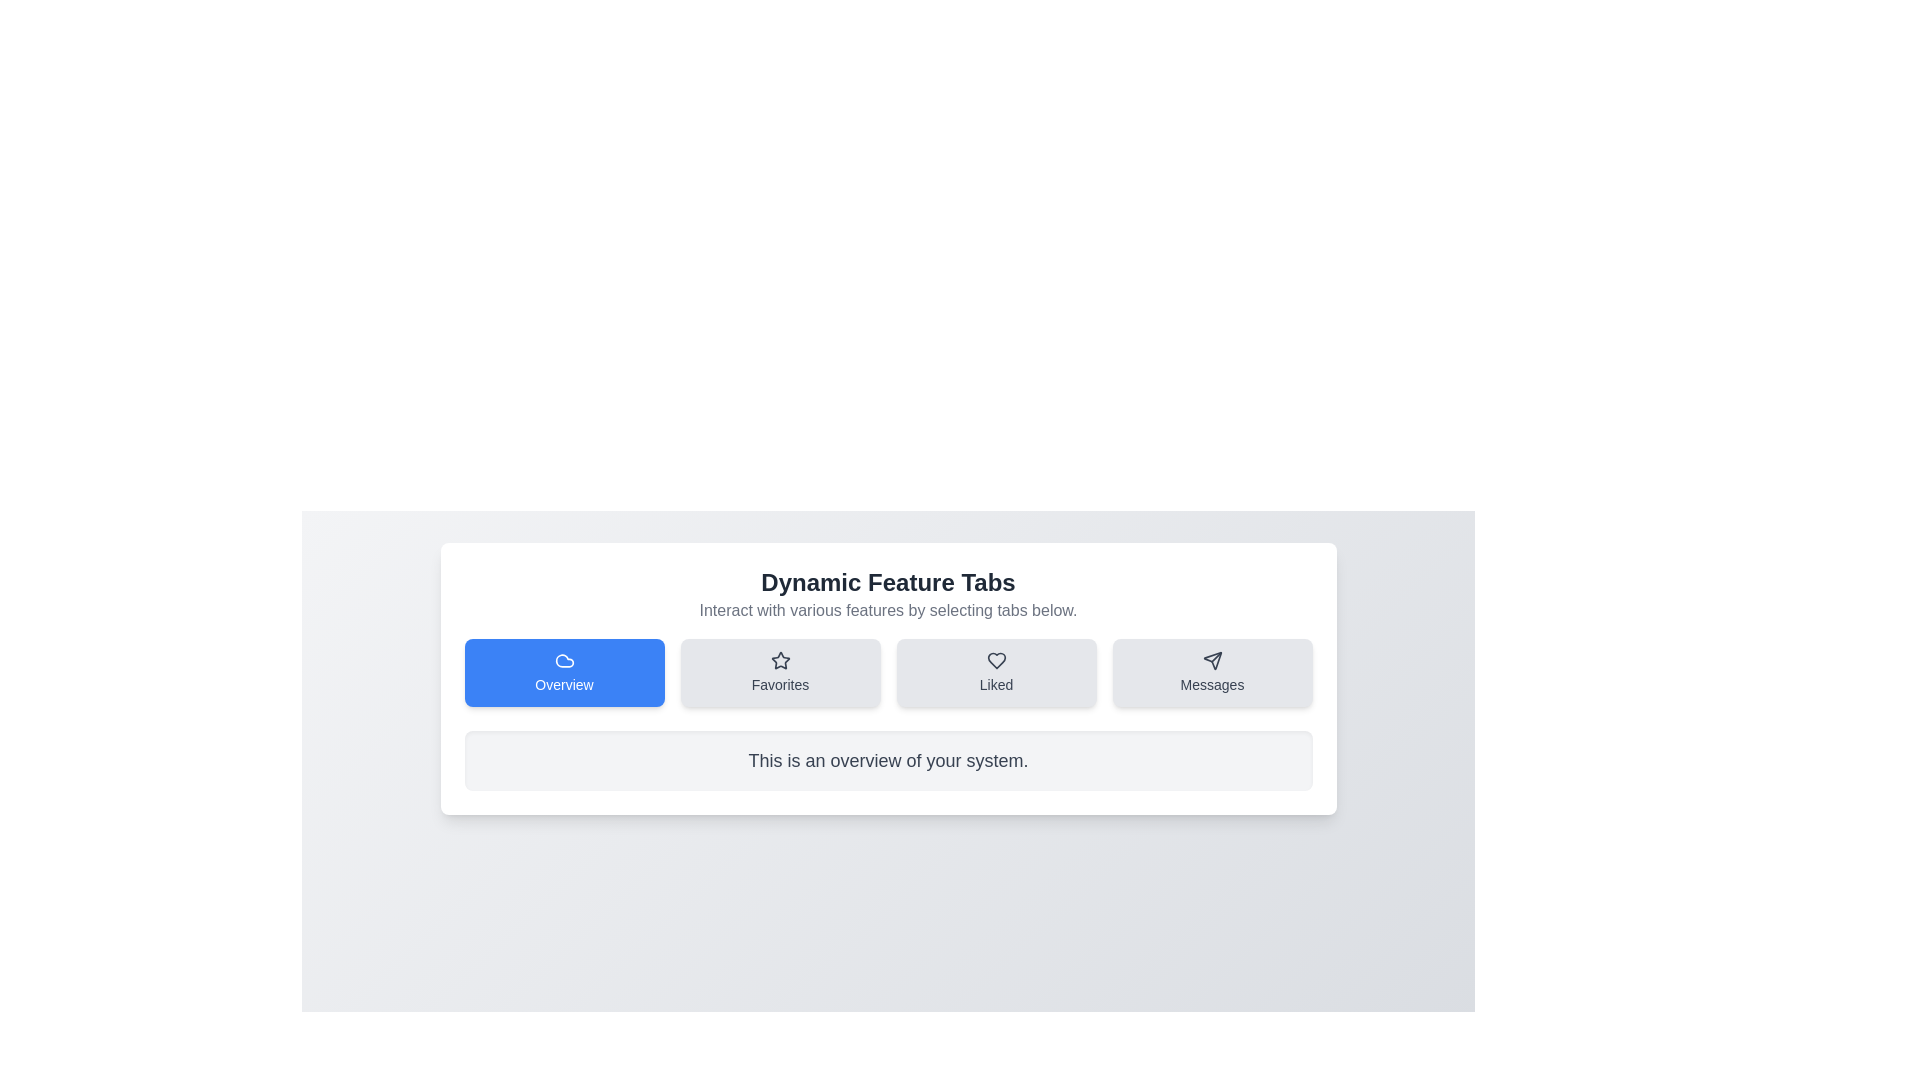 The width and height of the screenshot is (1920, 1080). Describe the element at coordinates (887, 582) in the screenshot. I see `the text label styled in a prominent, bold font reading 'Dynamic Feature Tabs' located at the top of the section, serving as a title or heading` at that location.